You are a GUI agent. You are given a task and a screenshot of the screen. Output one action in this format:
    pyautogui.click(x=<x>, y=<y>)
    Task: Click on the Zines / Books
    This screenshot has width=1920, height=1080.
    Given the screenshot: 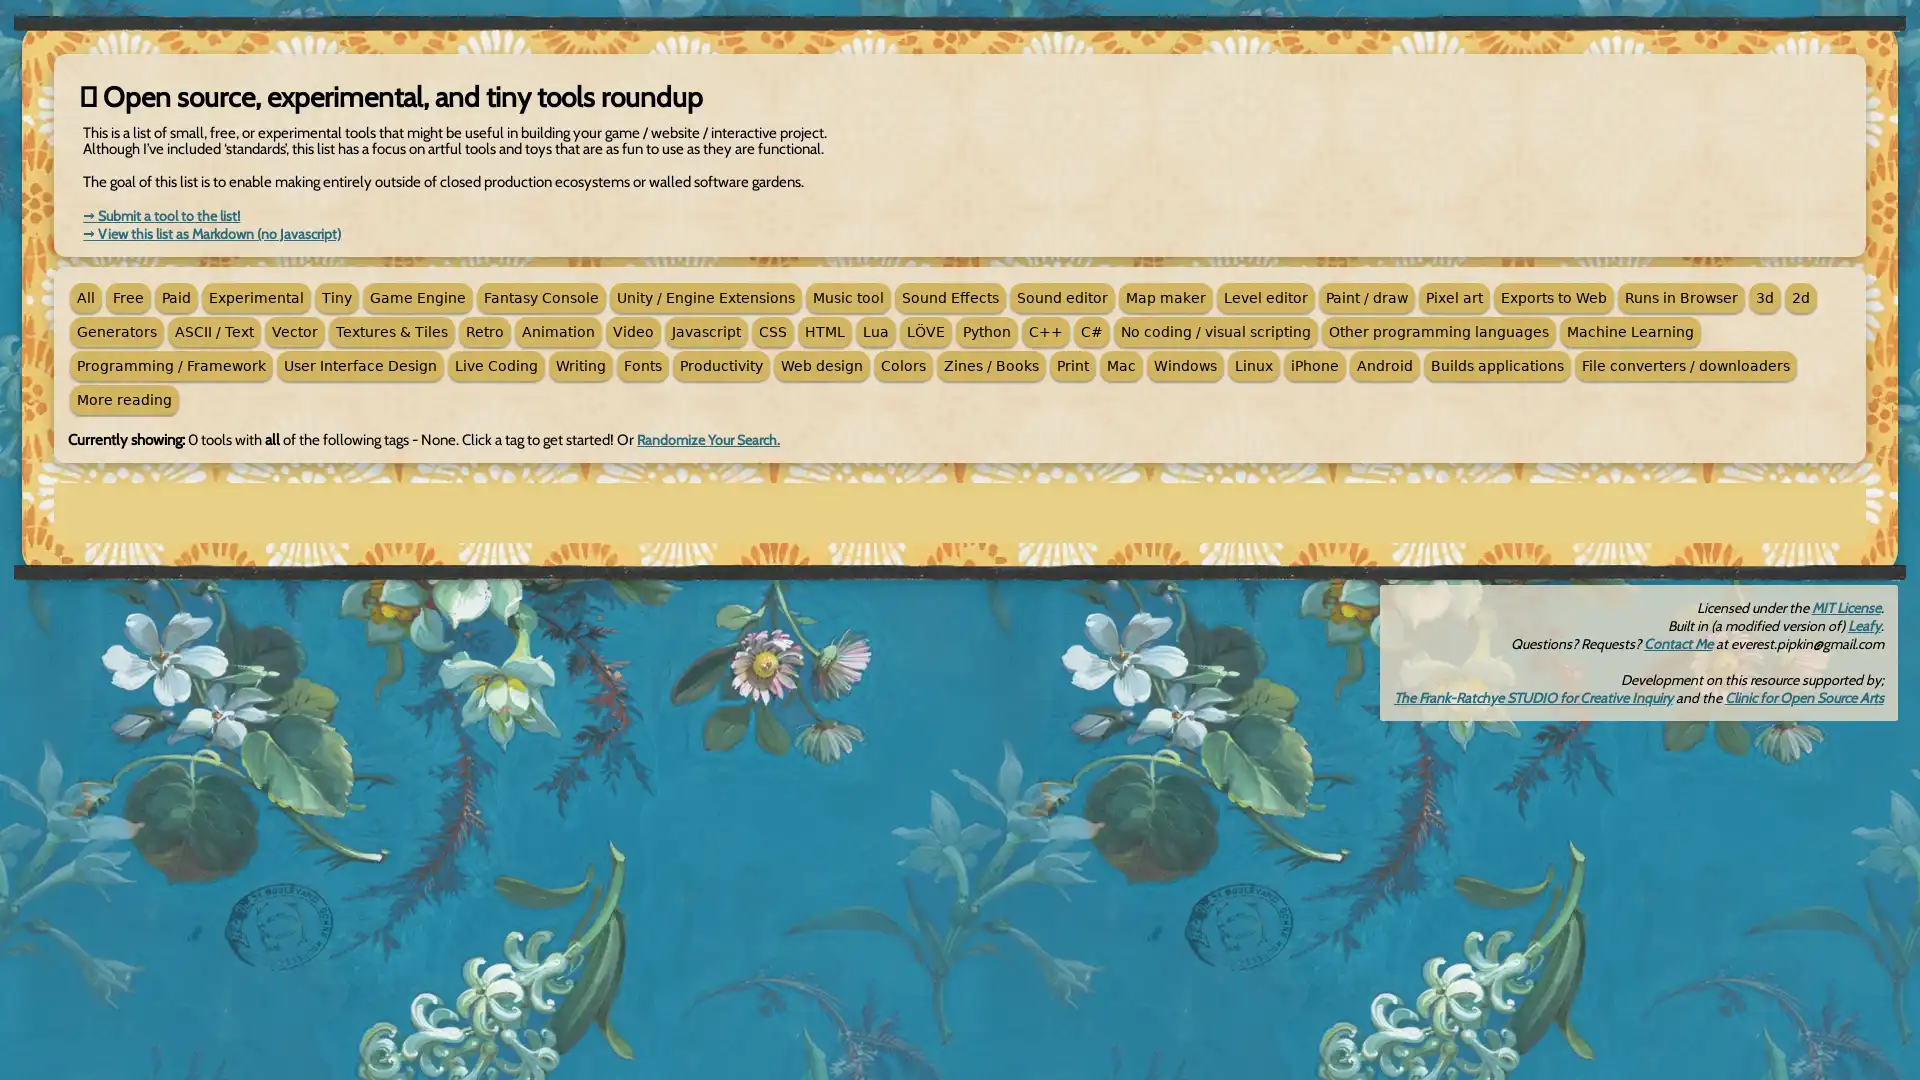 What is the action you would take?
    pyautogui.click(x=991, y=366)
    